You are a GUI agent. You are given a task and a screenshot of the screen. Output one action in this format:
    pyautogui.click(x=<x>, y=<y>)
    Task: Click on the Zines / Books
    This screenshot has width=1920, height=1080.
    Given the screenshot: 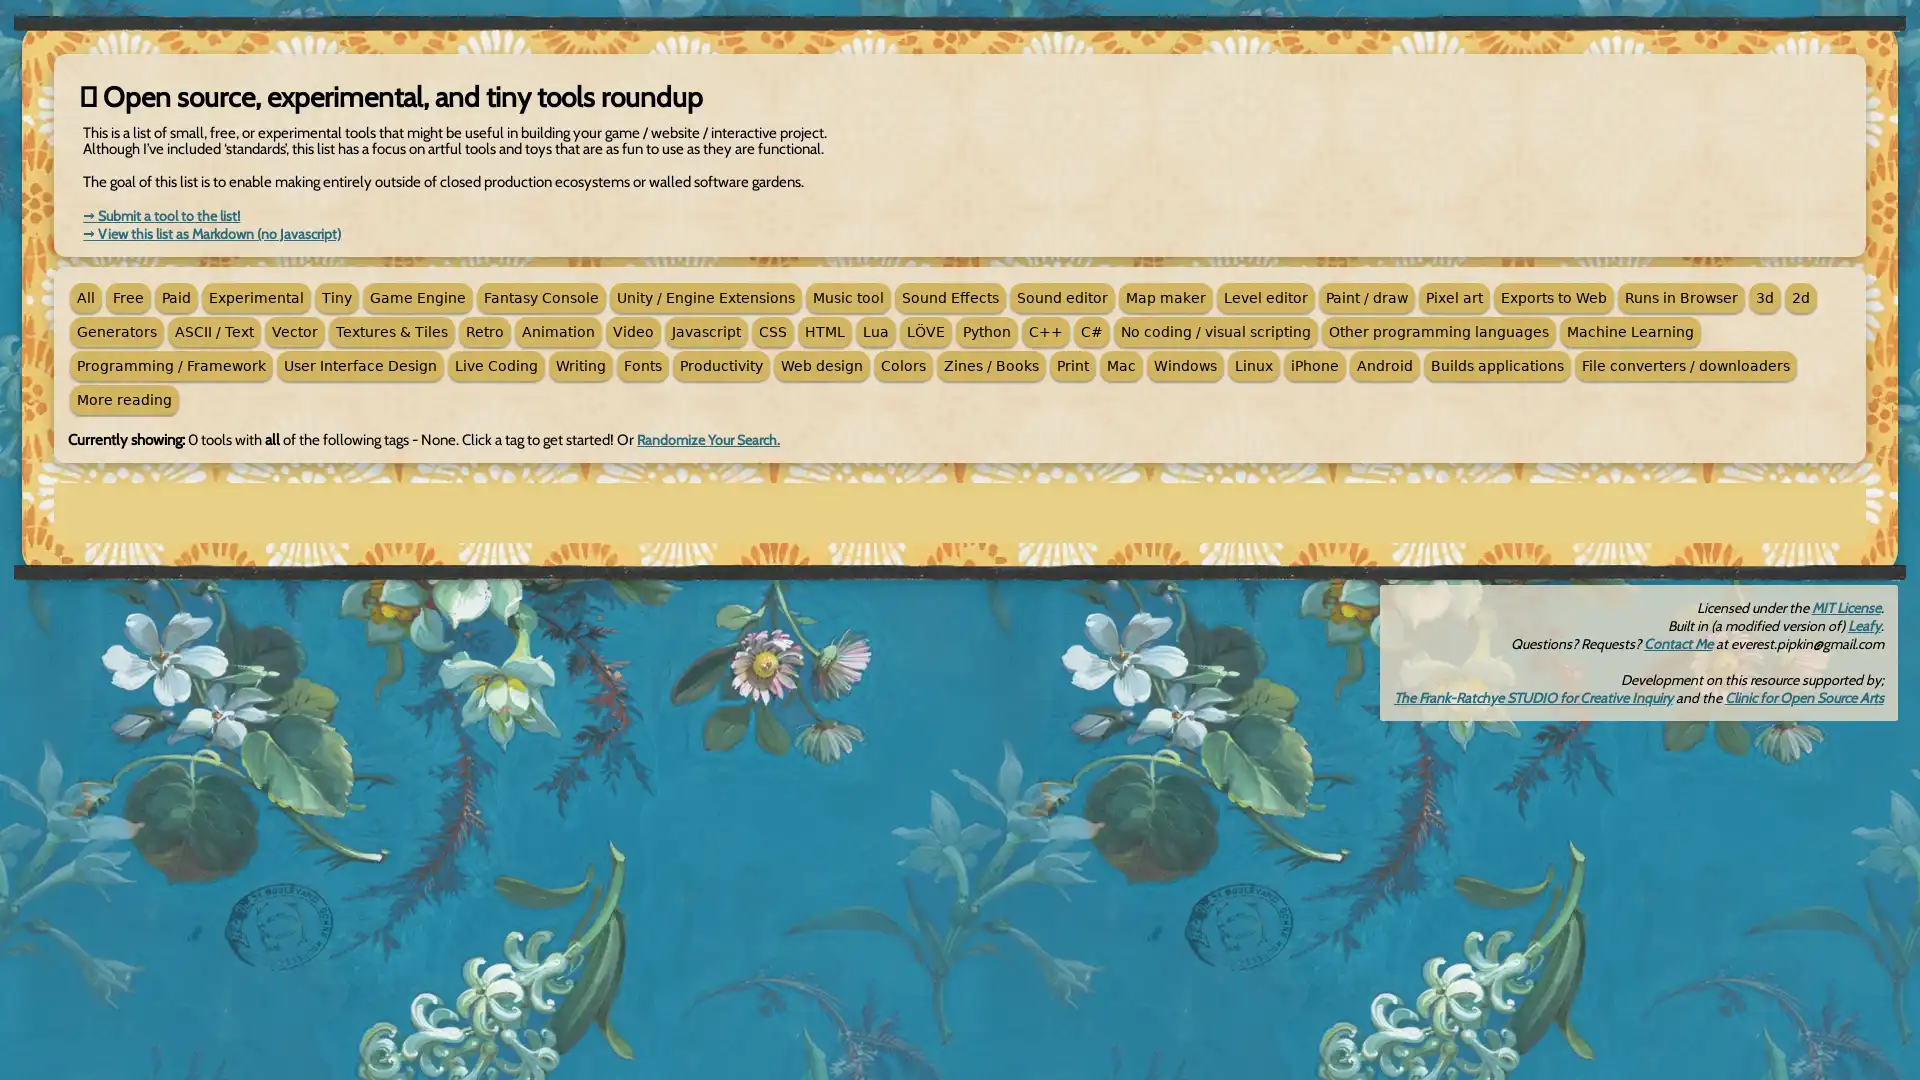 What is the action you would take?
    pyautogui.click(x=991, y=366)
    